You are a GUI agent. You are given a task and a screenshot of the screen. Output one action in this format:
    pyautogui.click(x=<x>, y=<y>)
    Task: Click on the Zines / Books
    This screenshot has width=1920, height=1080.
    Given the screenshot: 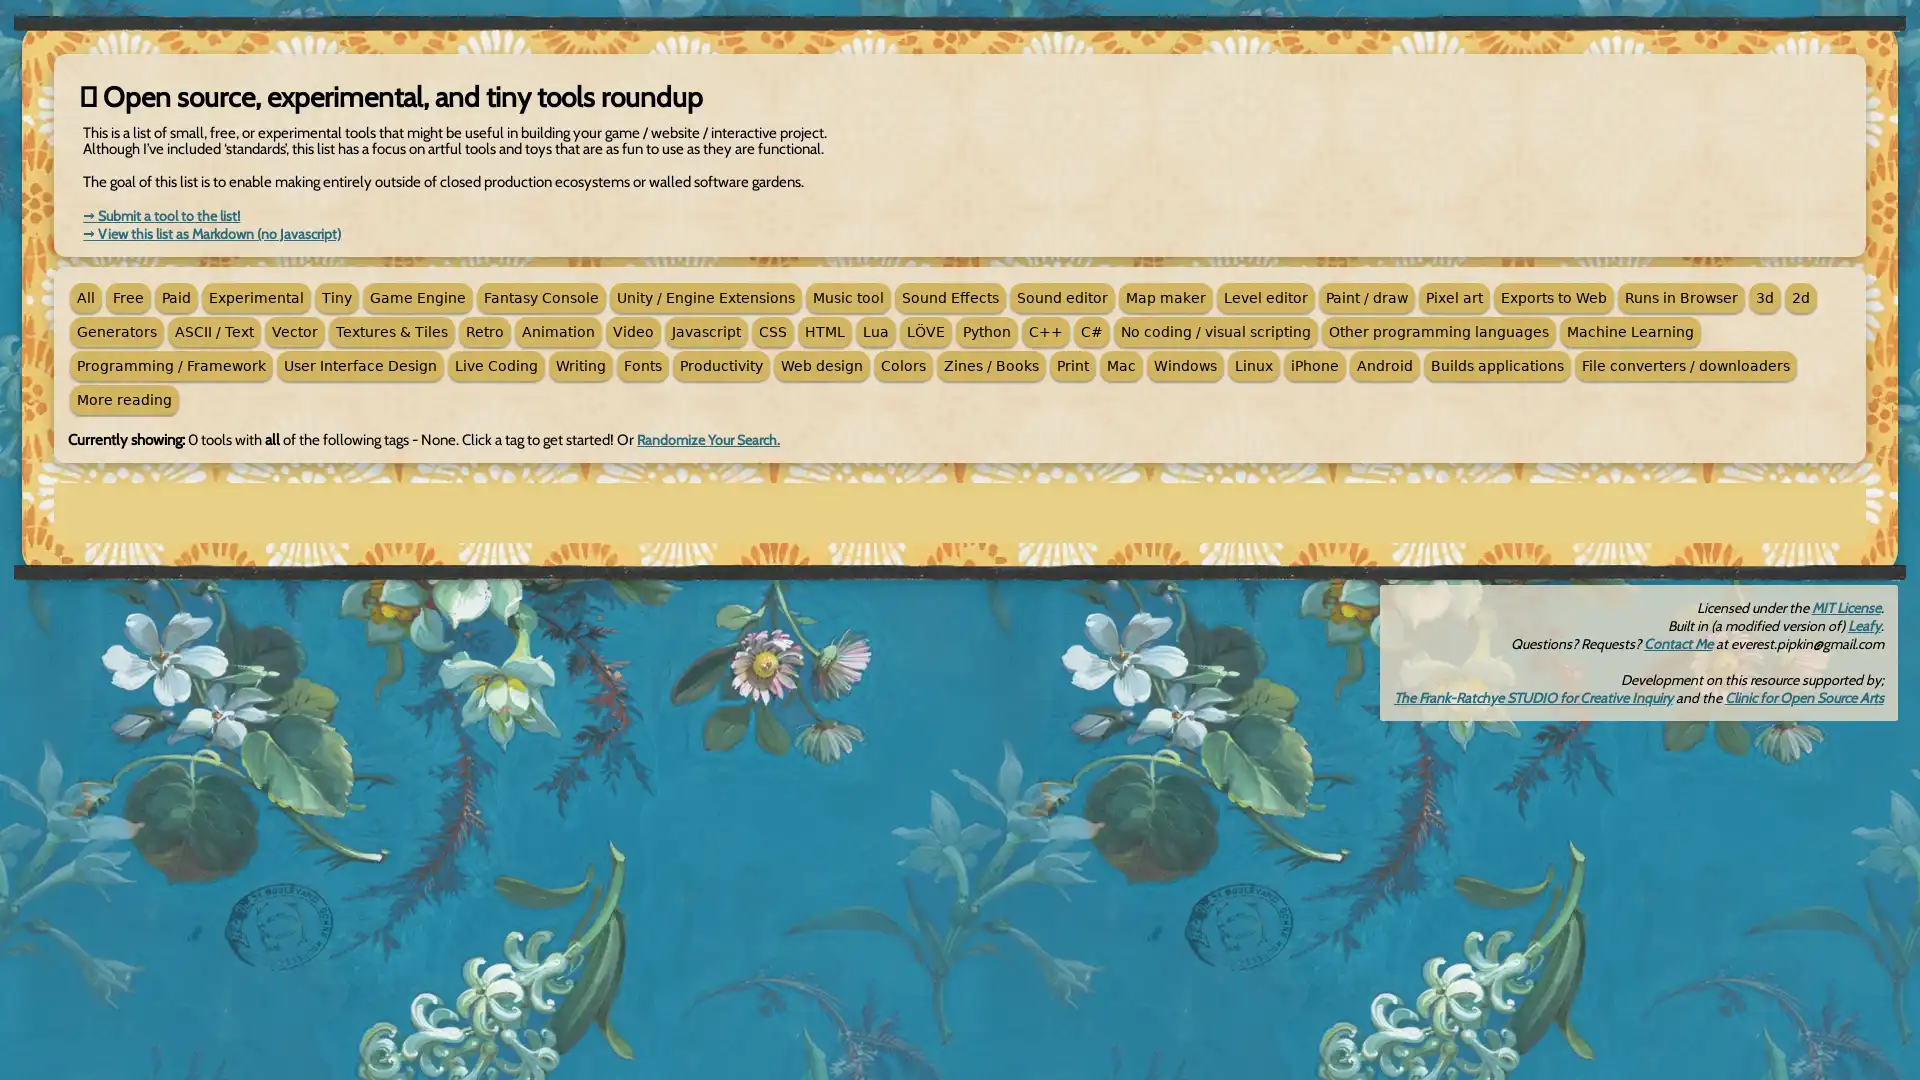 What is the action you would take?
    pyautogui.click(x=991, y=366)
    